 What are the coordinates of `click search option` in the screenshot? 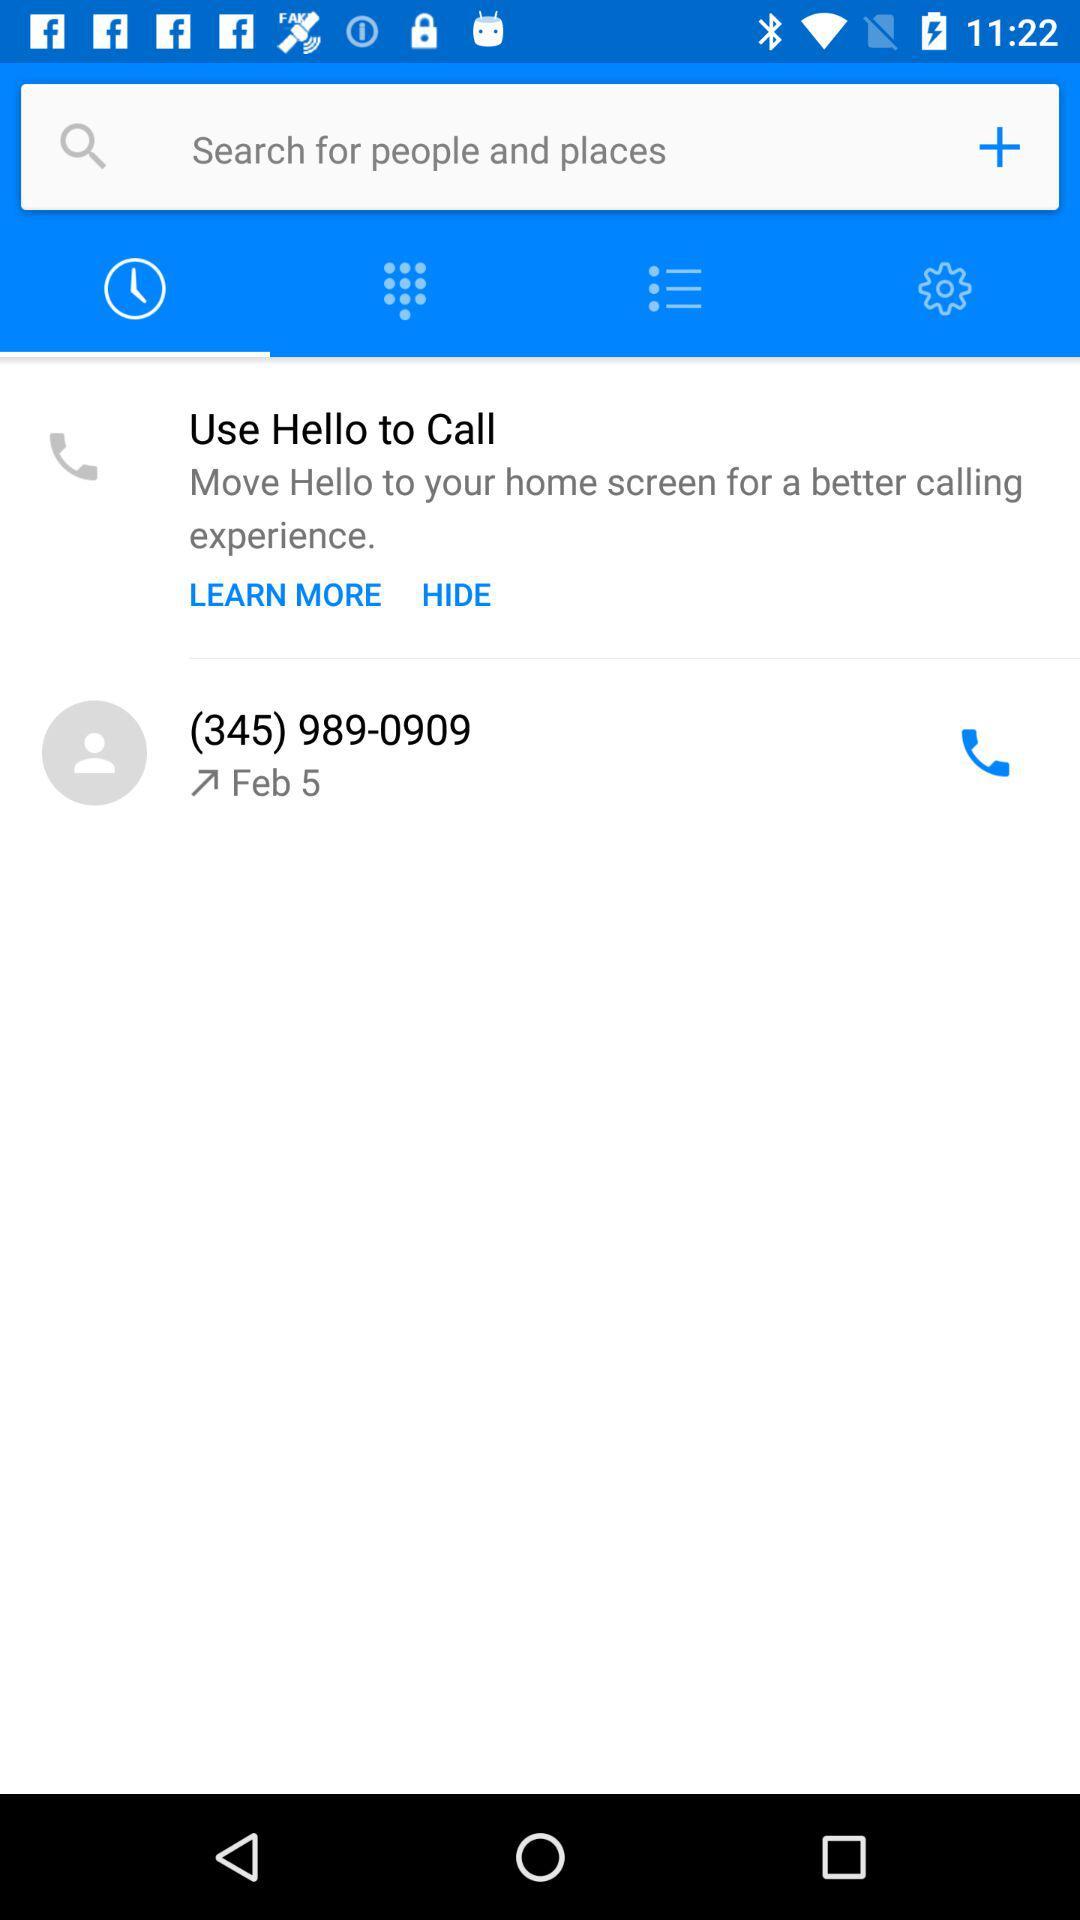 It's located at (83, 146).